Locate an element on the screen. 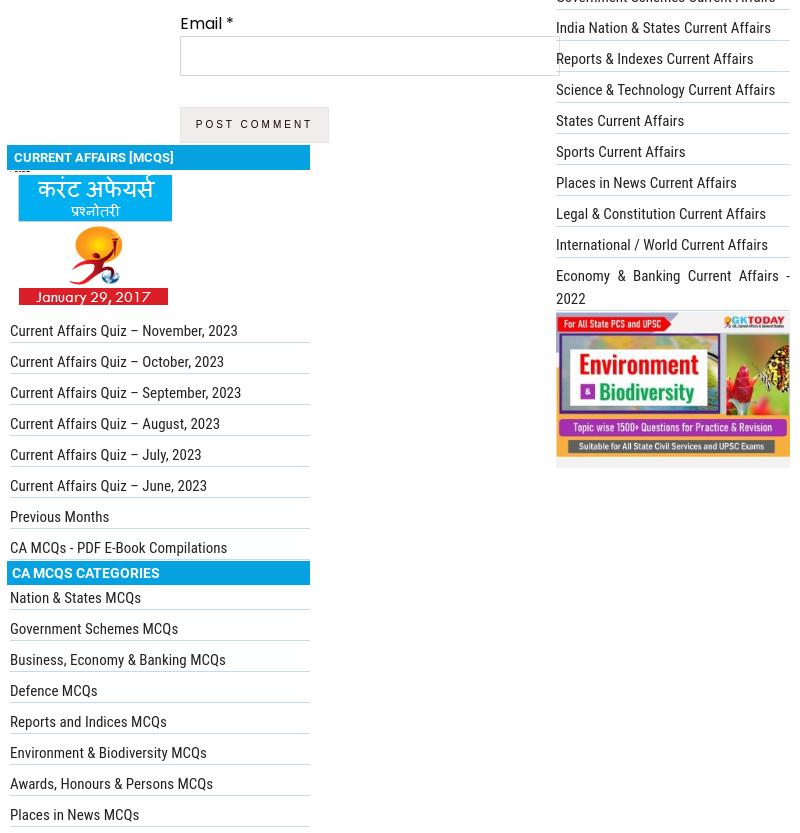 The width and height of the screenshot is (800, 833). 'Science & Technology Current Affairs' is located at coordinates (664, 88).